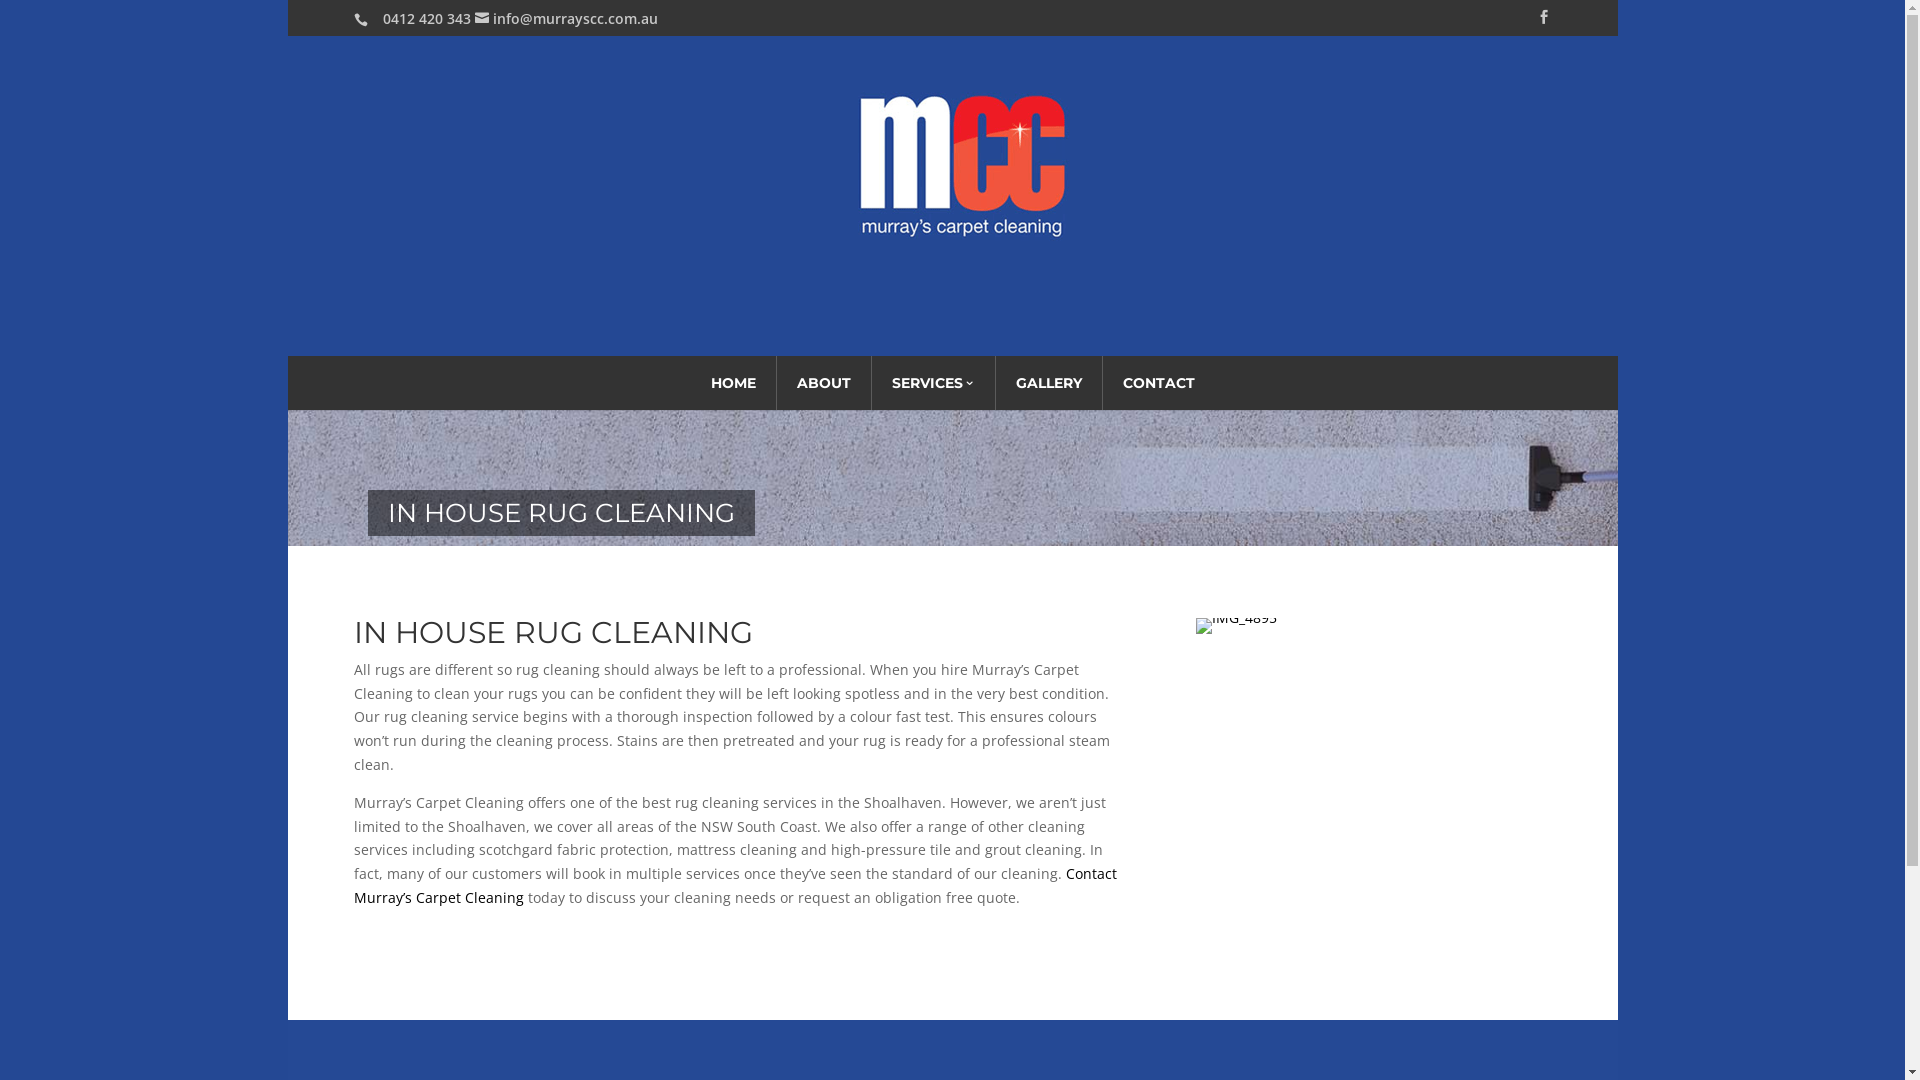 The image size is (1920, 1080). I want to click on 'SERVICES', so click(872, 382).